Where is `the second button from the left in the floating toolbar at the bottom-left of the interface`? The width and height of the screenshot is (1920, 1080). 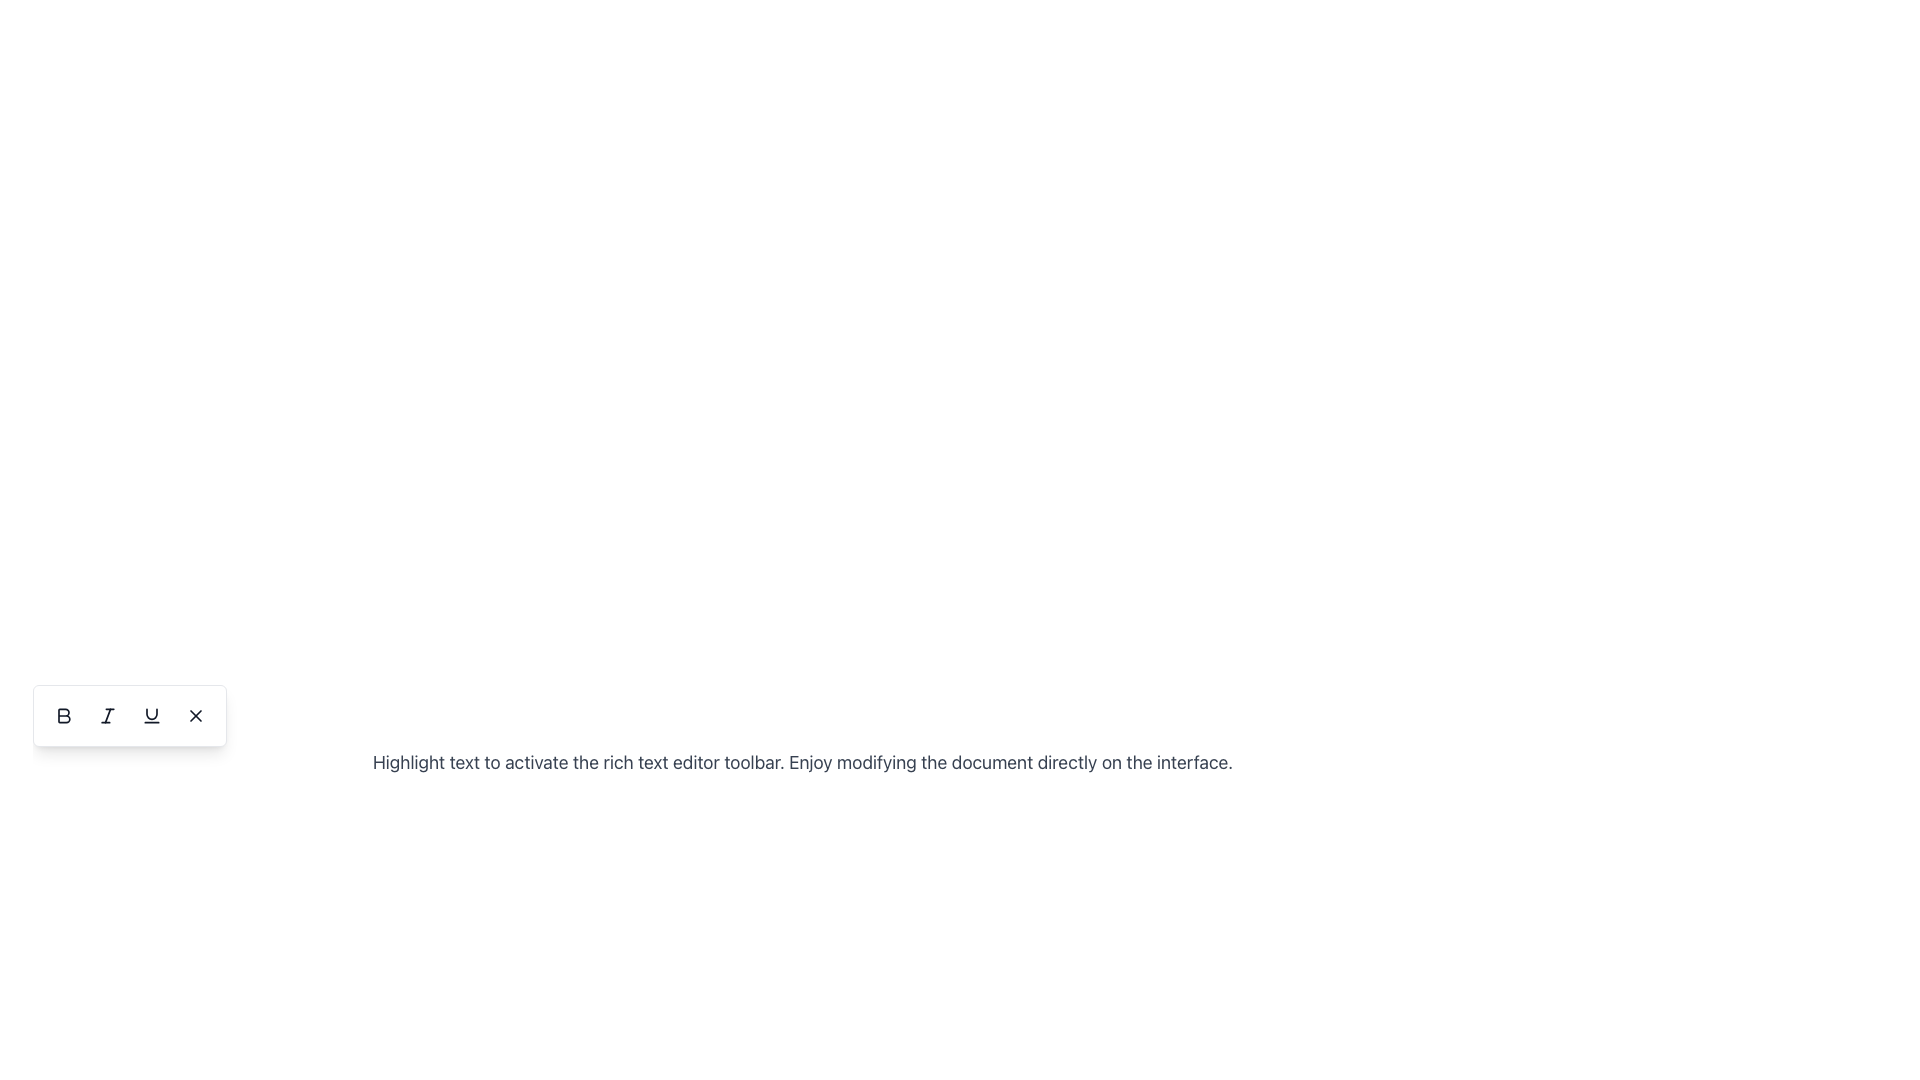
the second button from the left in the floating toolbar at the bottom-left of the interface is located at coordinates (107, 715).